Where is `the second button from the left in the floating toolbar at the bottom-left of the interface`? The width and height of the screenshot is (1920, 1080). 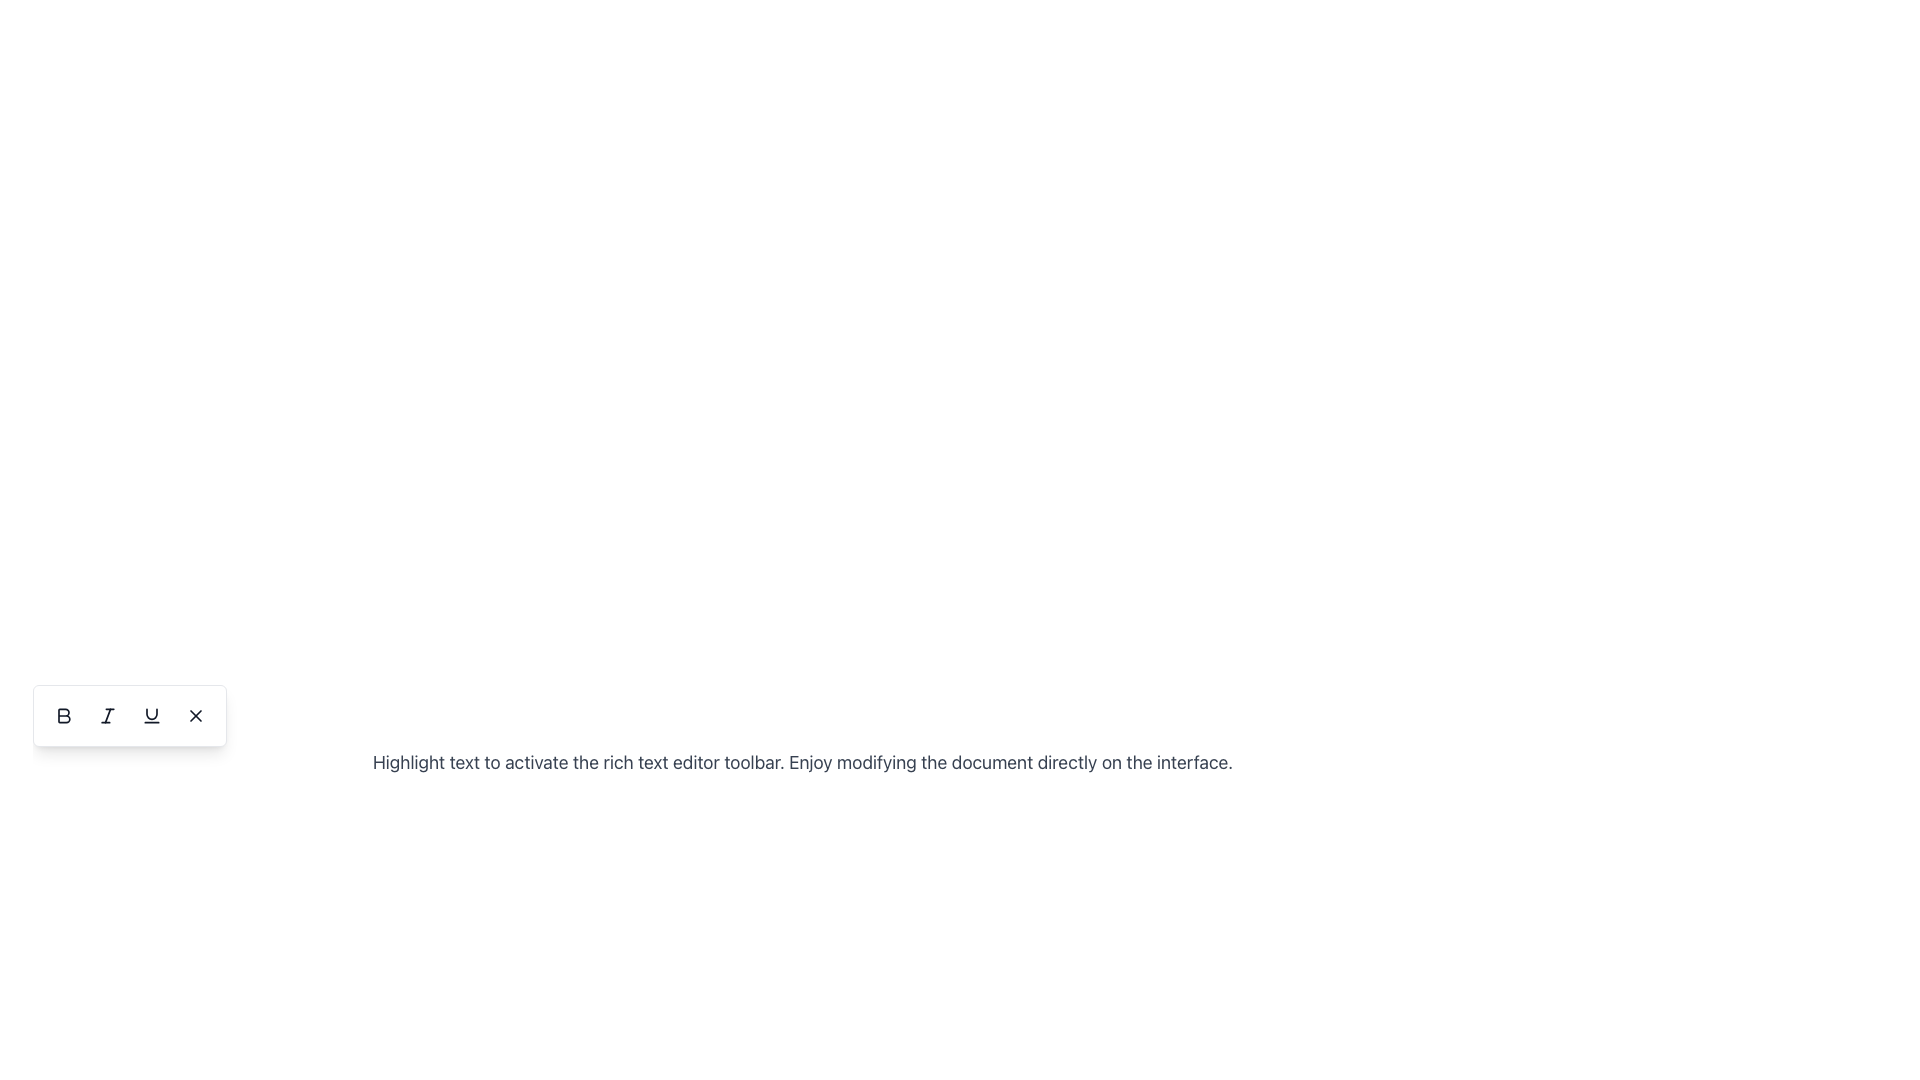
the second button from the left in the floating toolbar at the bottom-left of the interface is located at coordinates (107, 715).